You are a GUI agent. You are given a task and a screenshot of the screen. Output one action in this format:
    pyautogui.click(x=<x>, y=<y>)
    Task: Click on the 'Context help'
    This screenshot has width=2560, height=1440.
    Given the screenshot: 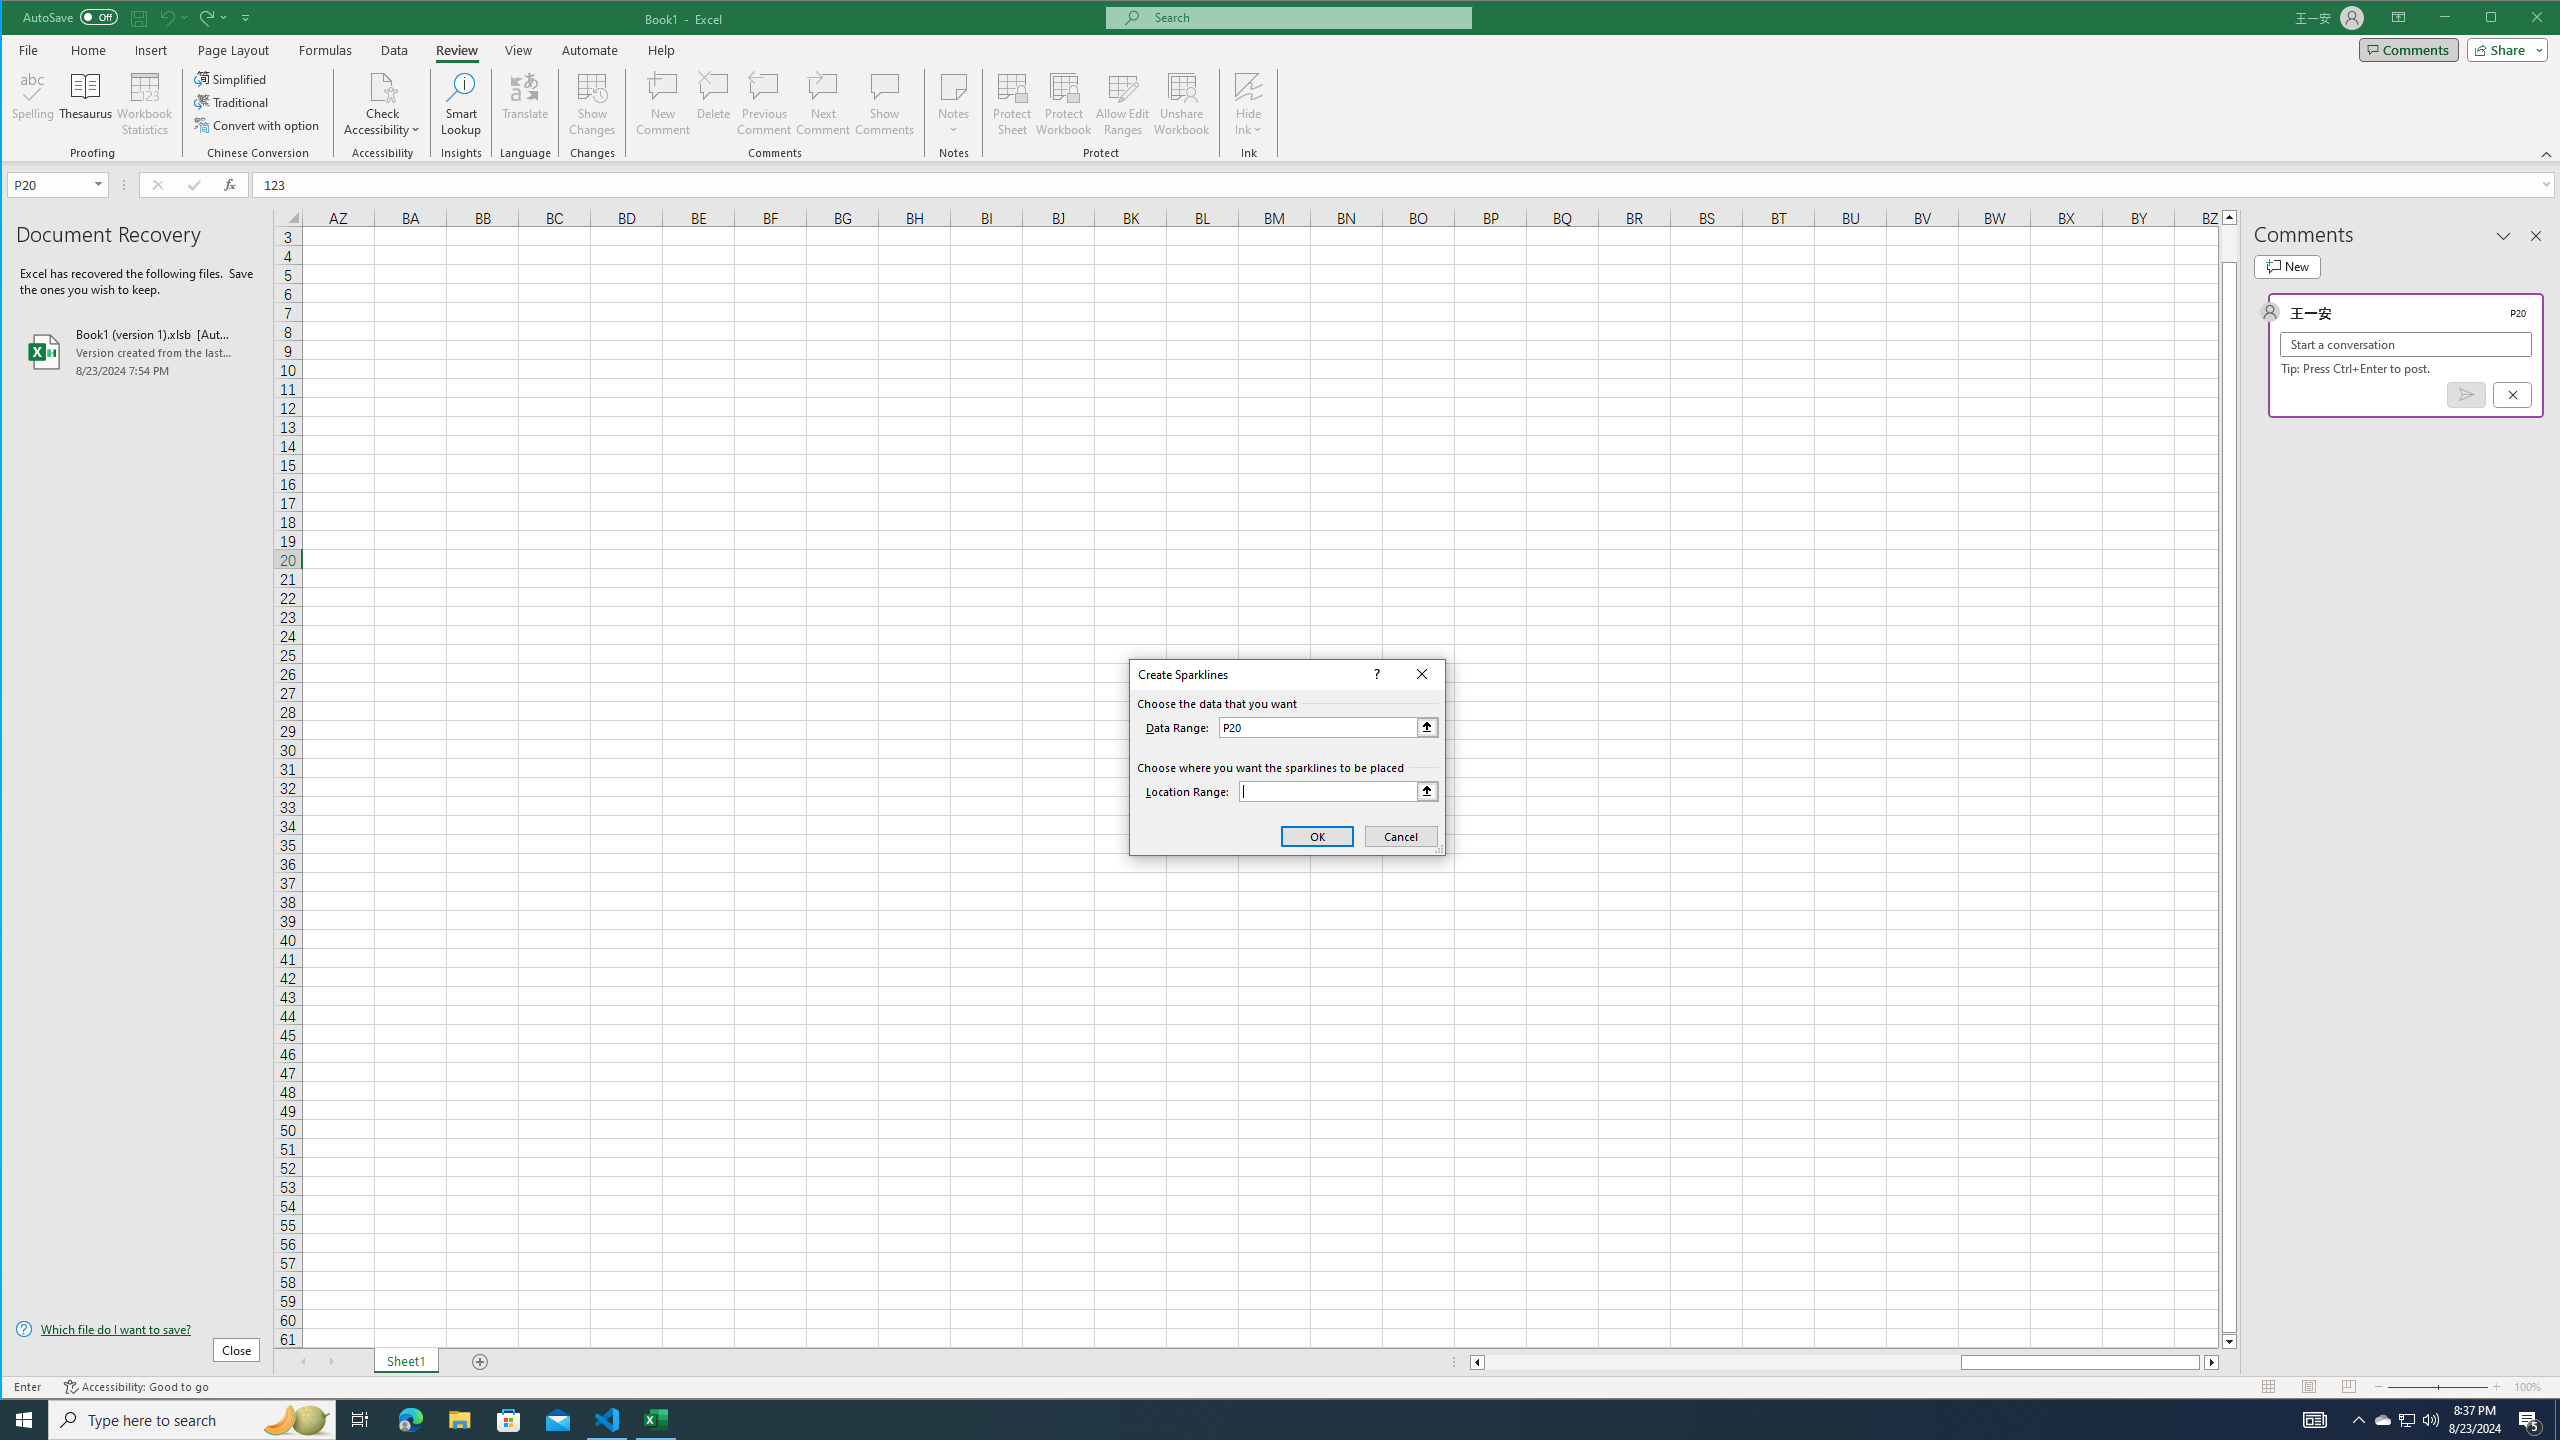 What is the action you would take?
    pyautogui.click(x=1373, y=674)
    